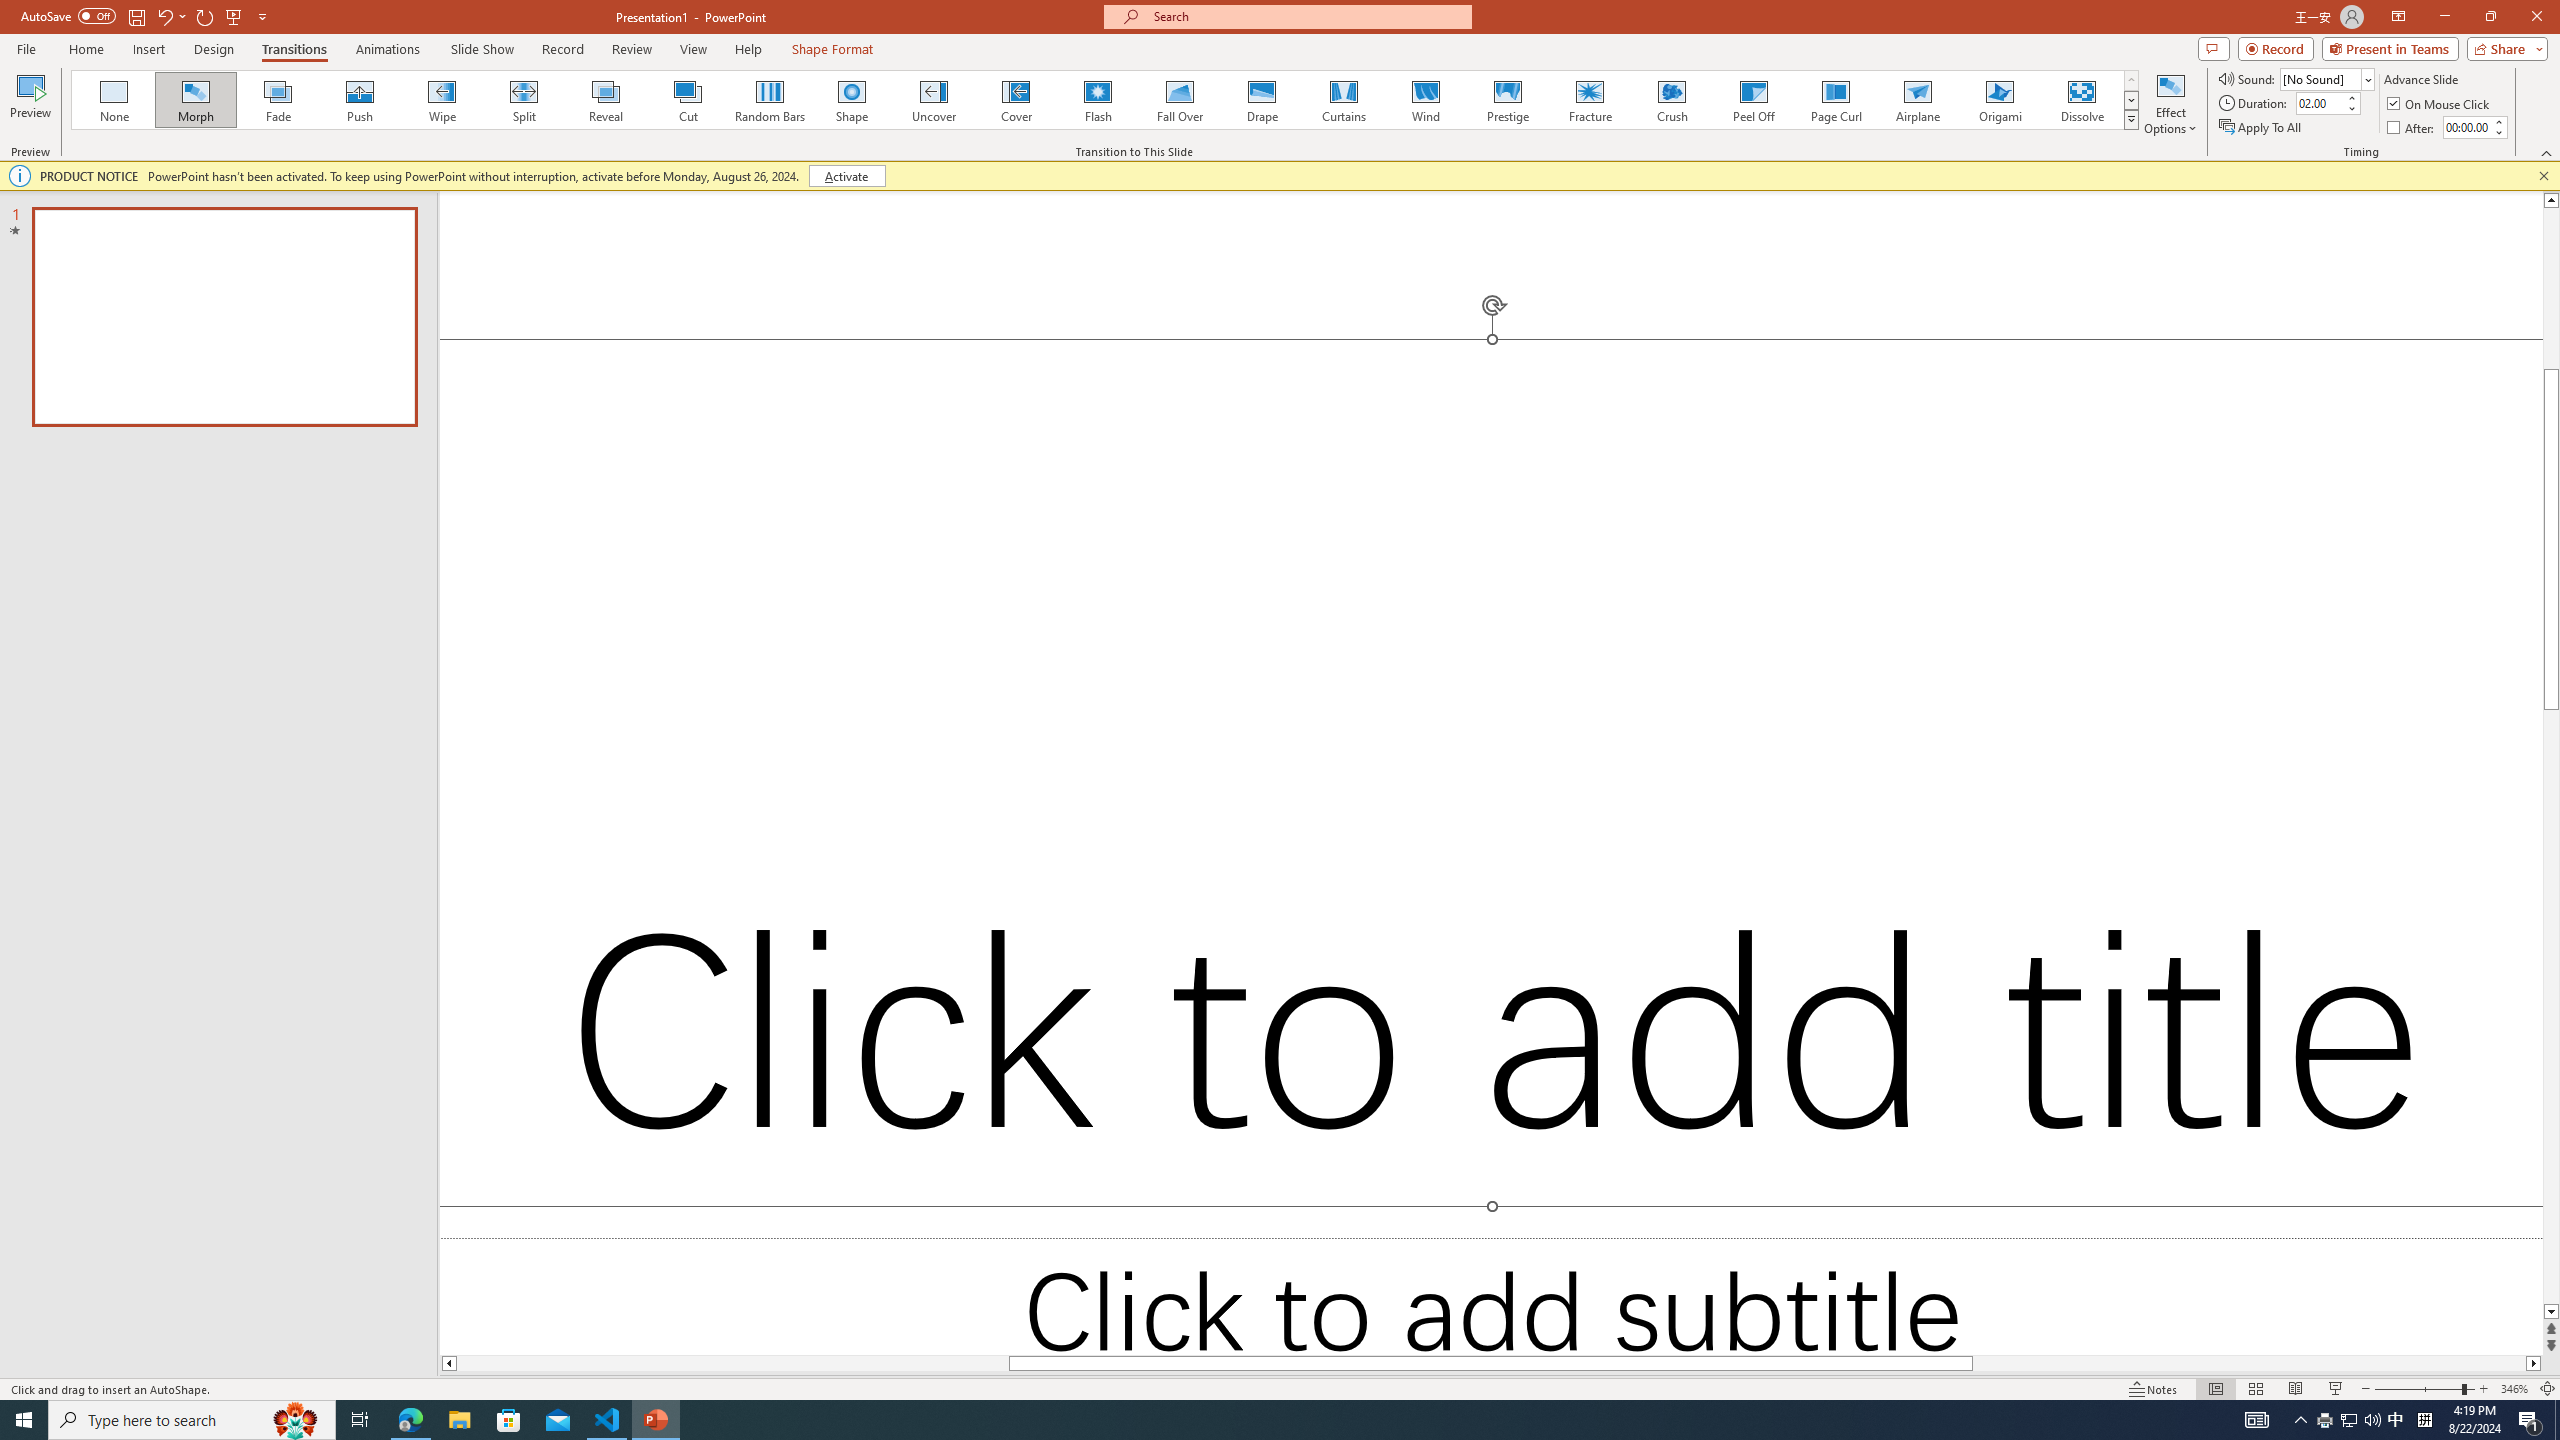  What do you see at coordinates (359, 99) in the screenshot?
I see `'Push'` at bounding box center [359, 99].